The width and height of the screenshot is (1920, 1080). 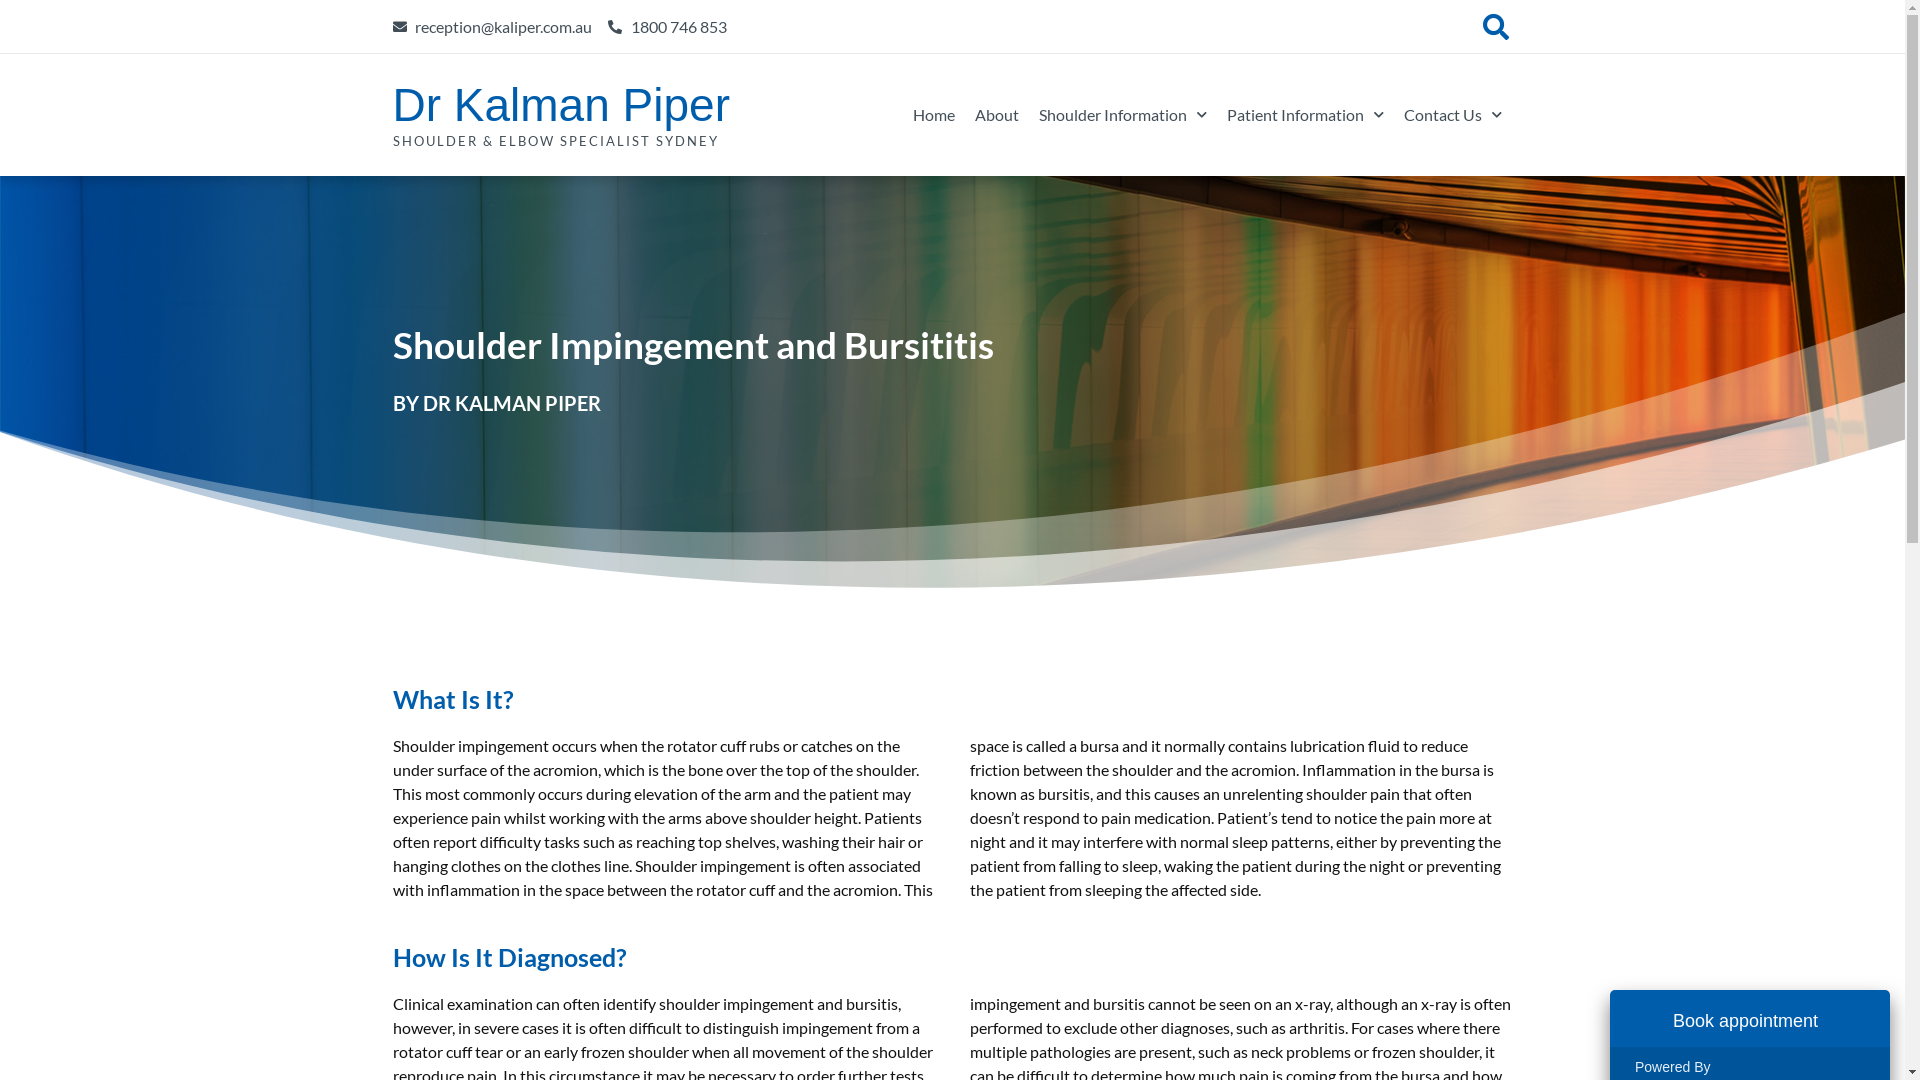 What do you see at coordinates (491, 26) in the screenshot?
I see `'reception@kaliper.com.au'` at bounding box center [491, 26].